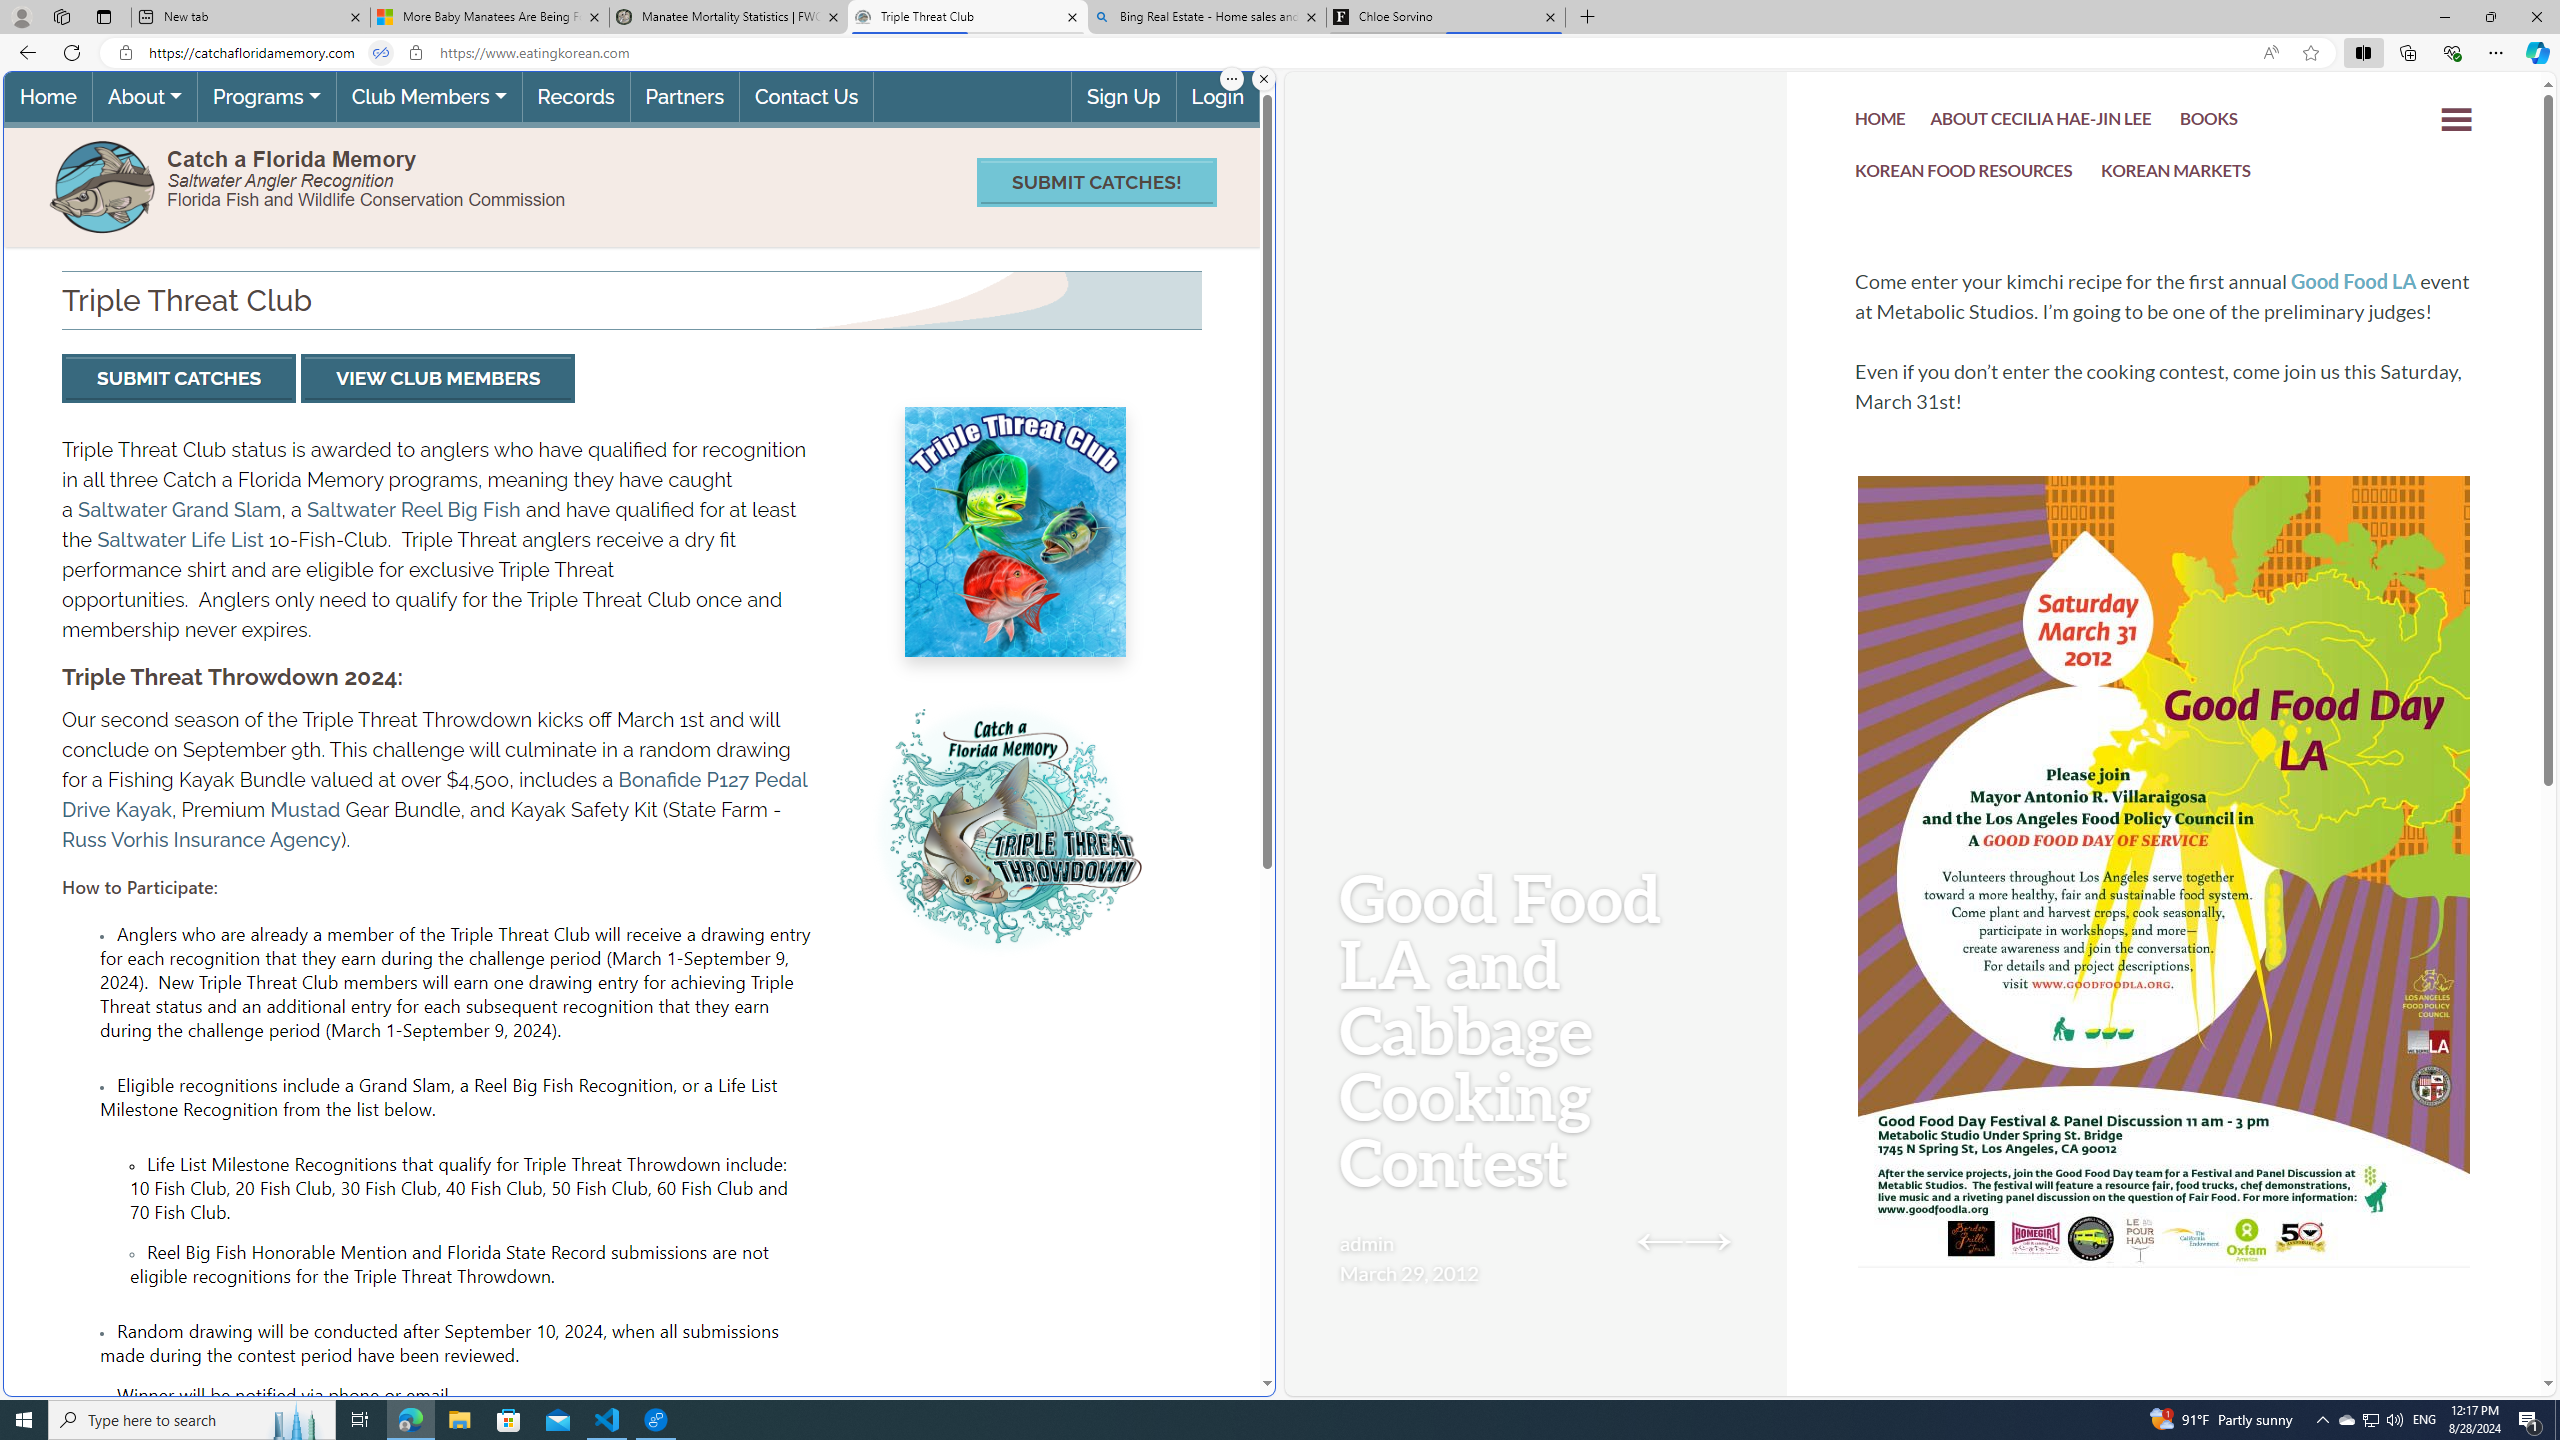 This screenshot has width=2560, height=1440. Describe the element at coordinates (2041, 120) in the screenshot. I see `'ABOUT CECILIA HAE-JIN LEE'` at that location.